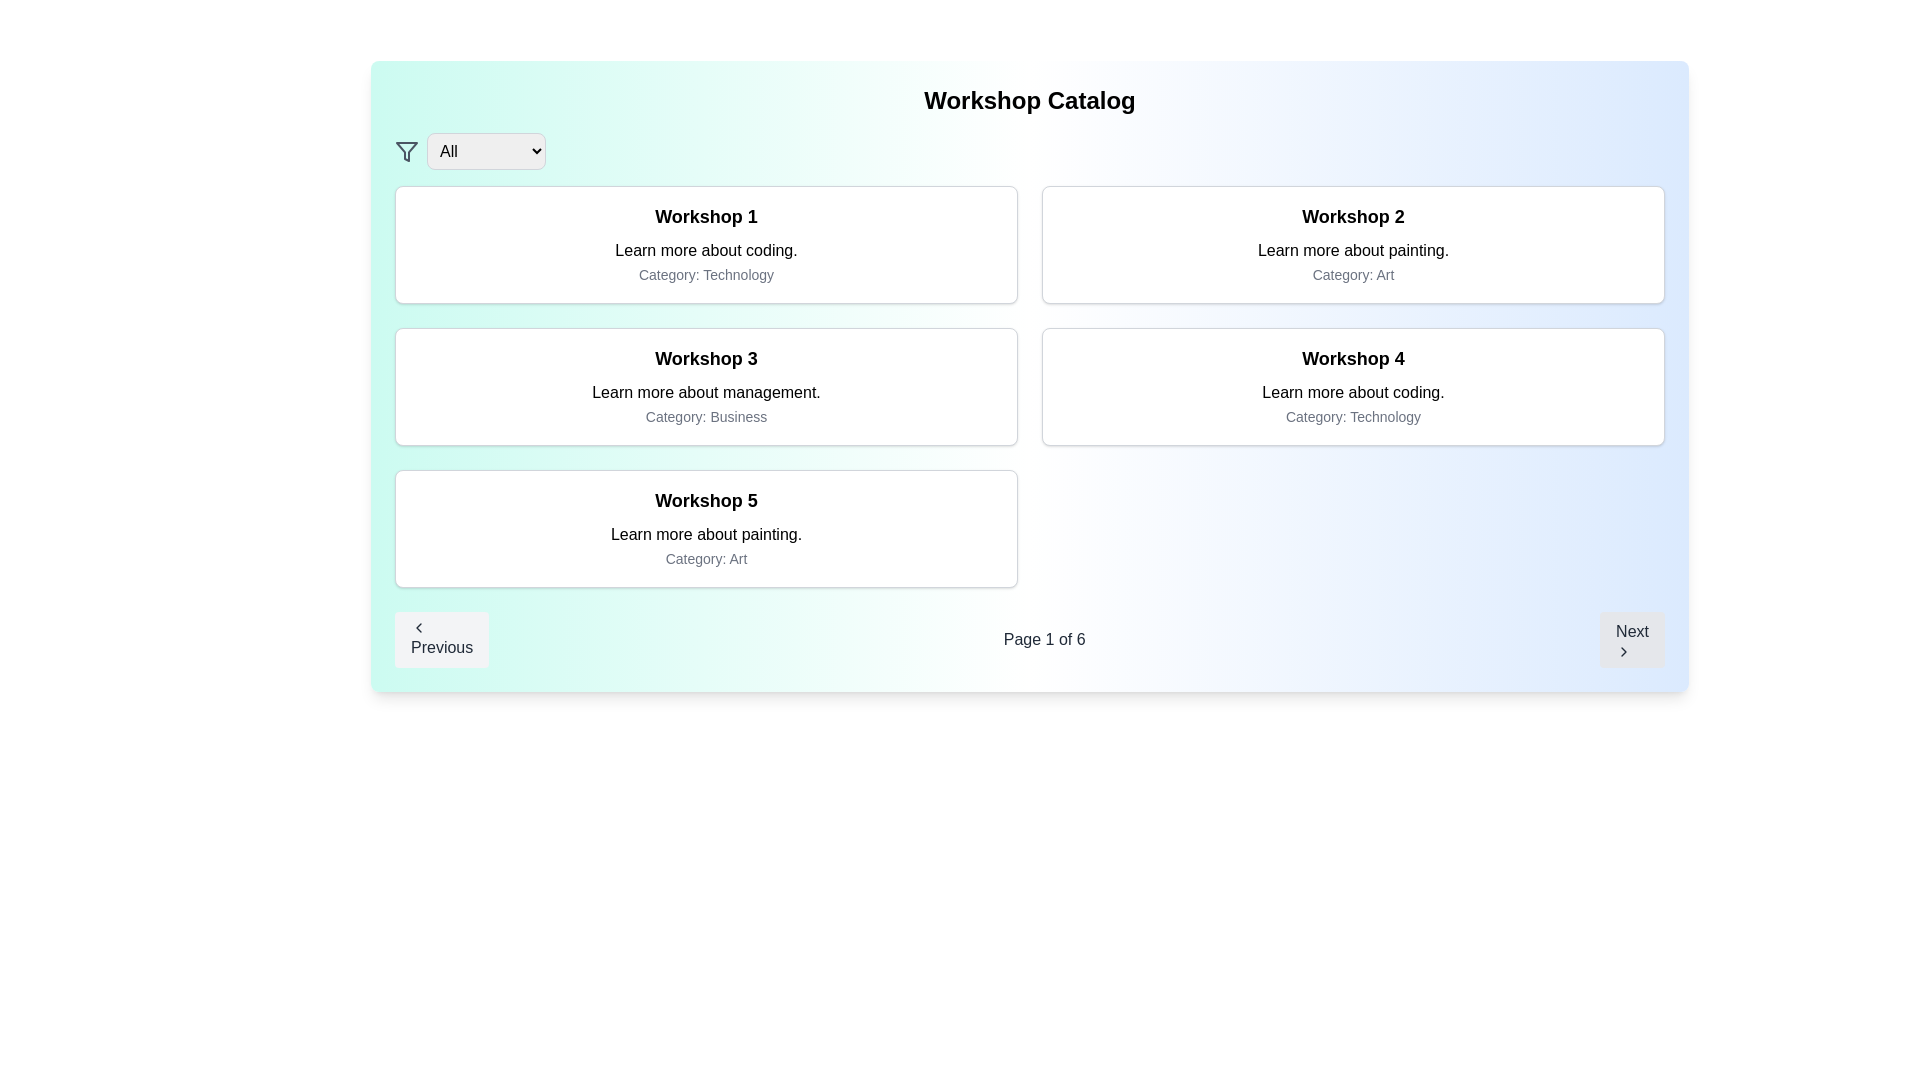 This screenshot has height=1080, width=1920. Describe the element at coordinates (1632, 640) in the screenshot. I see `the 'Next' button with a chevron icon located in the bottom-right corner of the navigation bar` at that location.